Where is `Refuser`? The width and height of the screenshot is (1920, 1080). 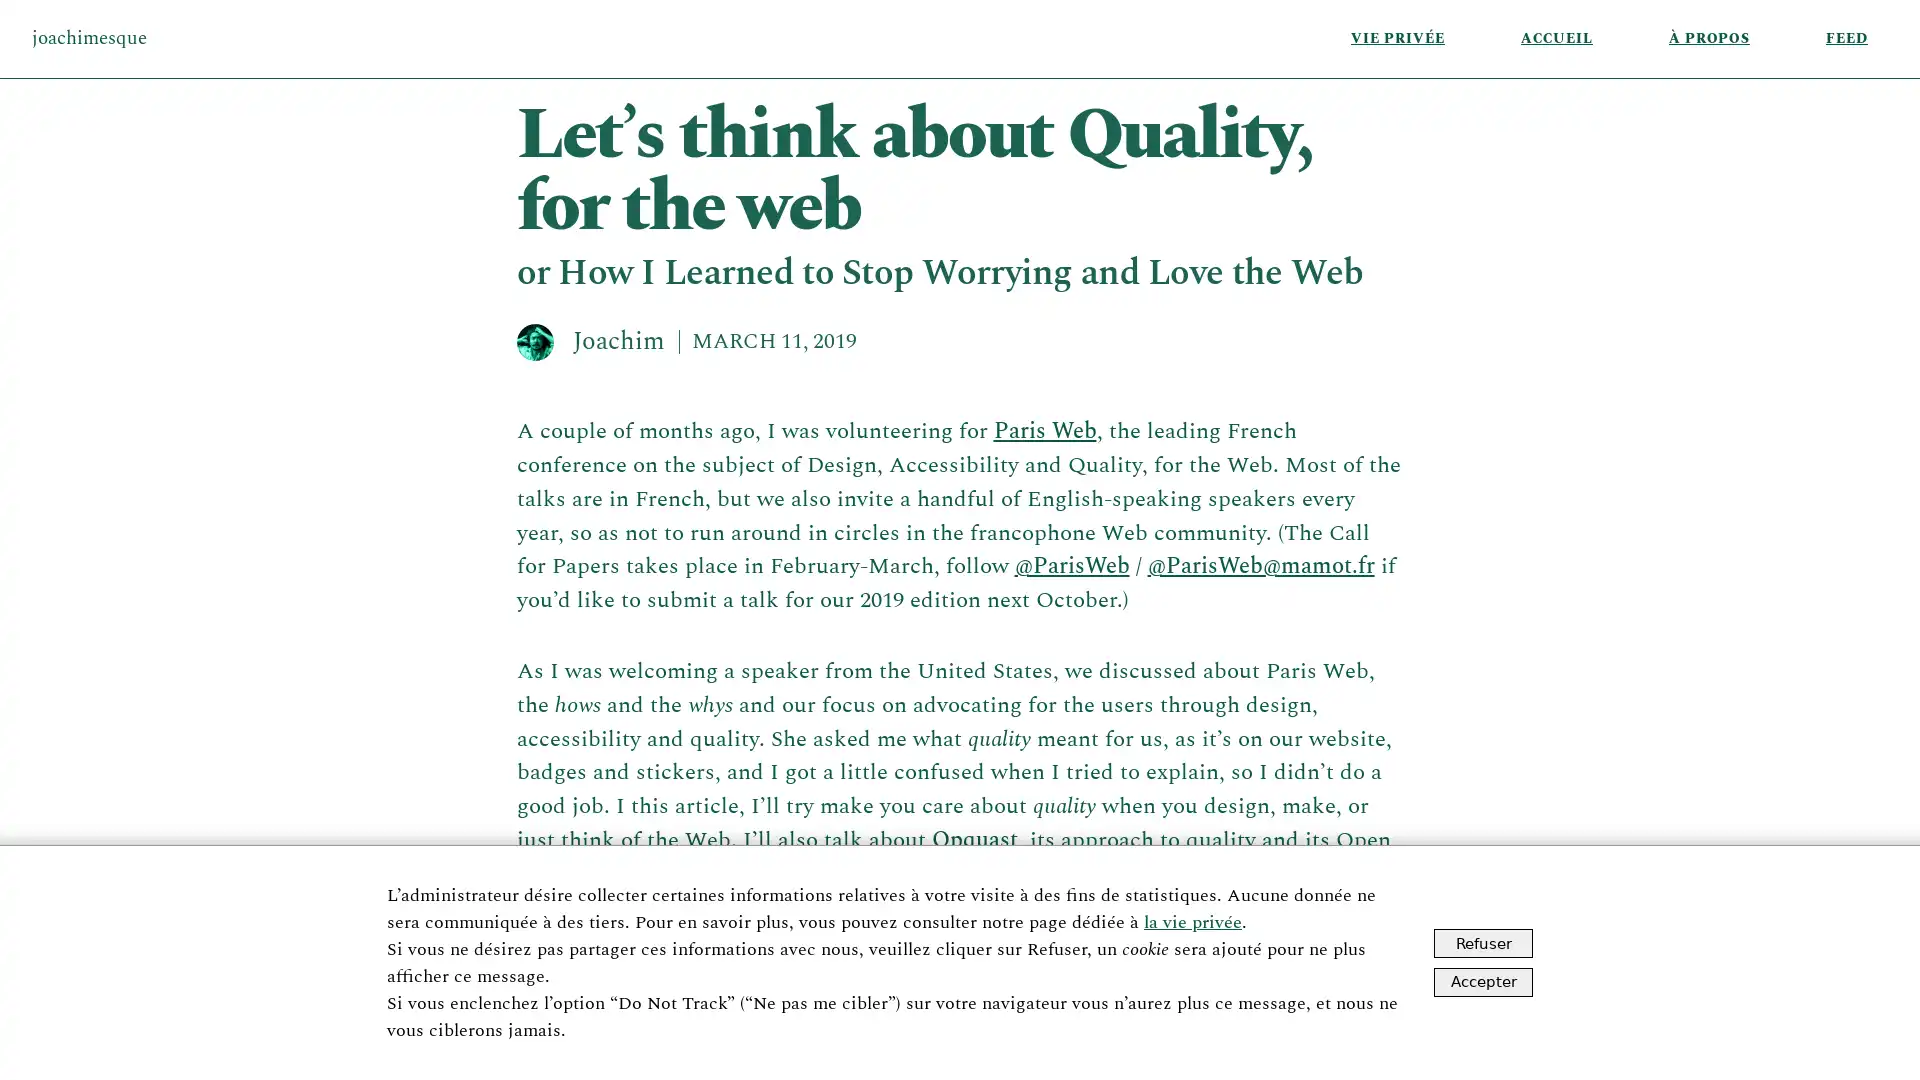 Refuser is located at coordinates (1483, 943).